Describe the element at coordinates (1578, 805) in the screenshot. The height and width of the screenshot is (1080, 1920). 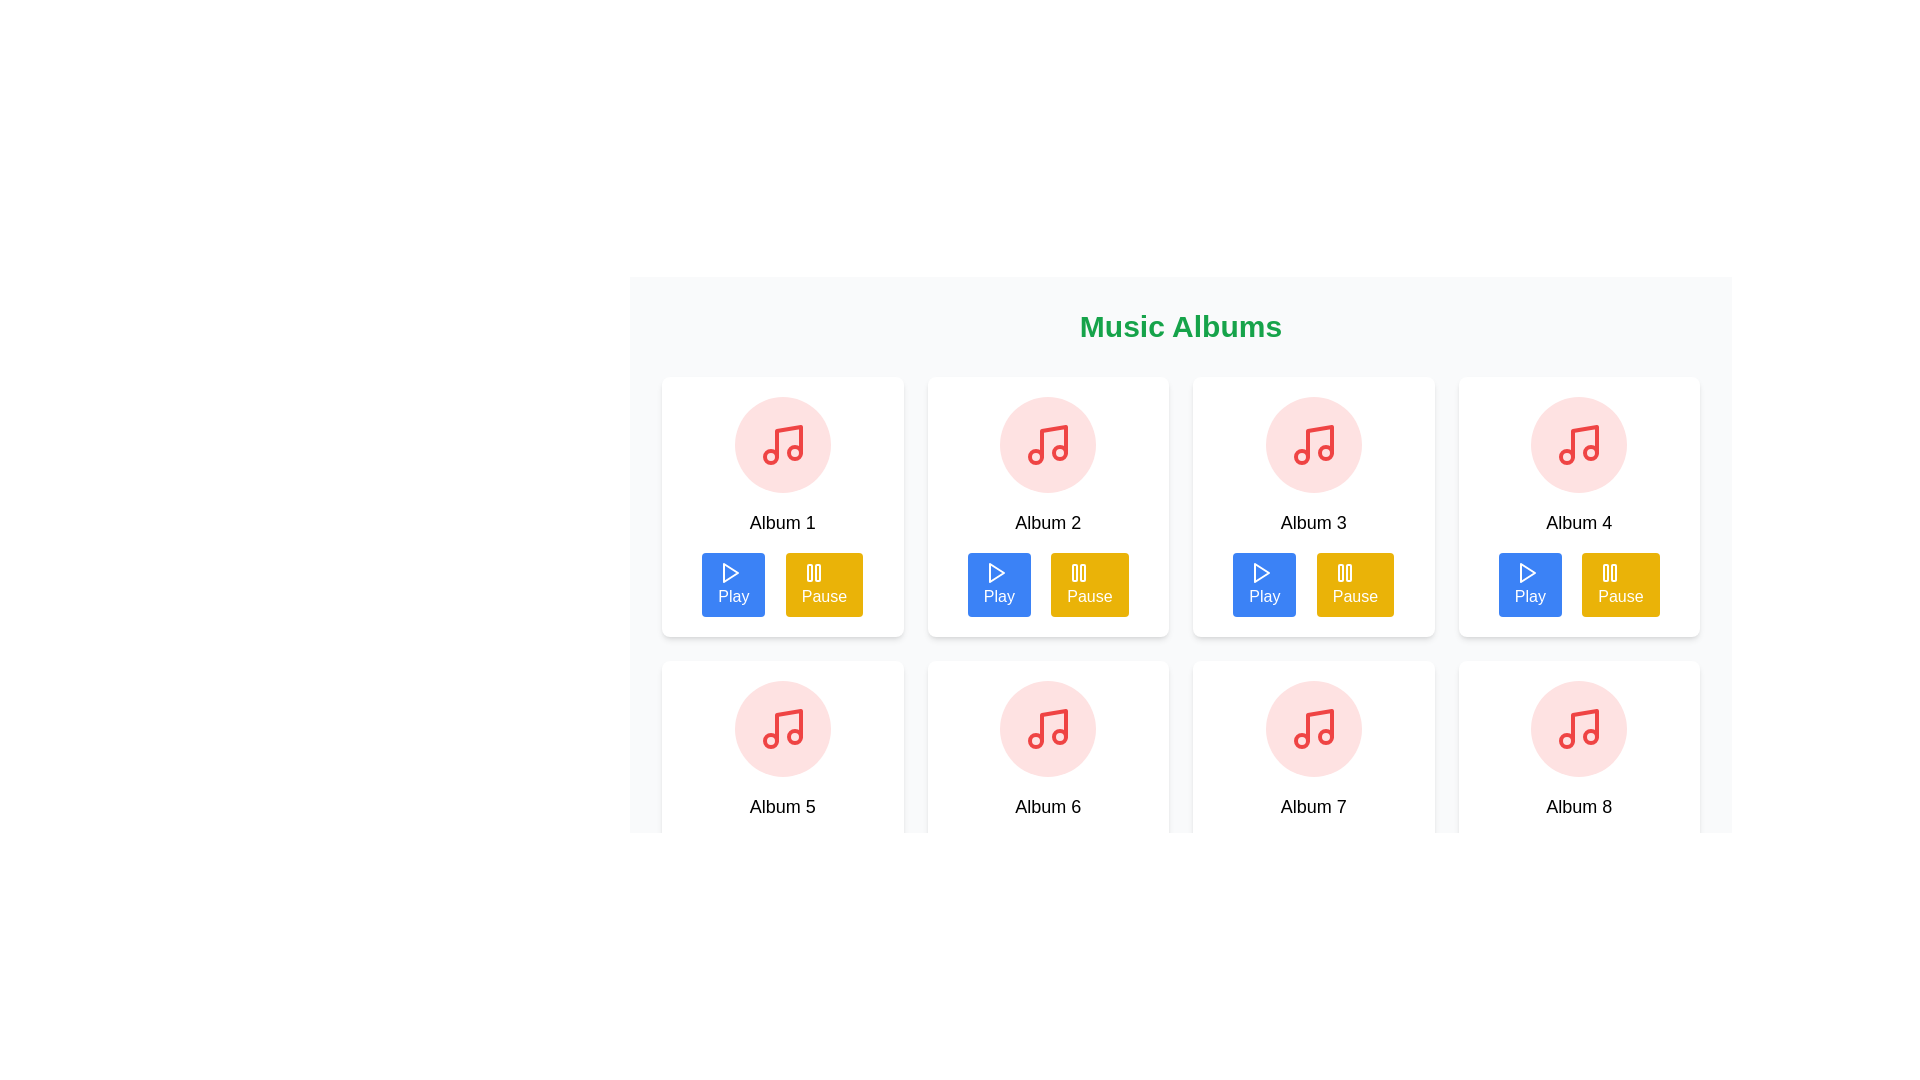
I see `the text label displaying 'Album 8', which is positioned below the musical note icon and above the 'Play' and 'Pause' buttons in the eighth card of the music albums grid` at that location.